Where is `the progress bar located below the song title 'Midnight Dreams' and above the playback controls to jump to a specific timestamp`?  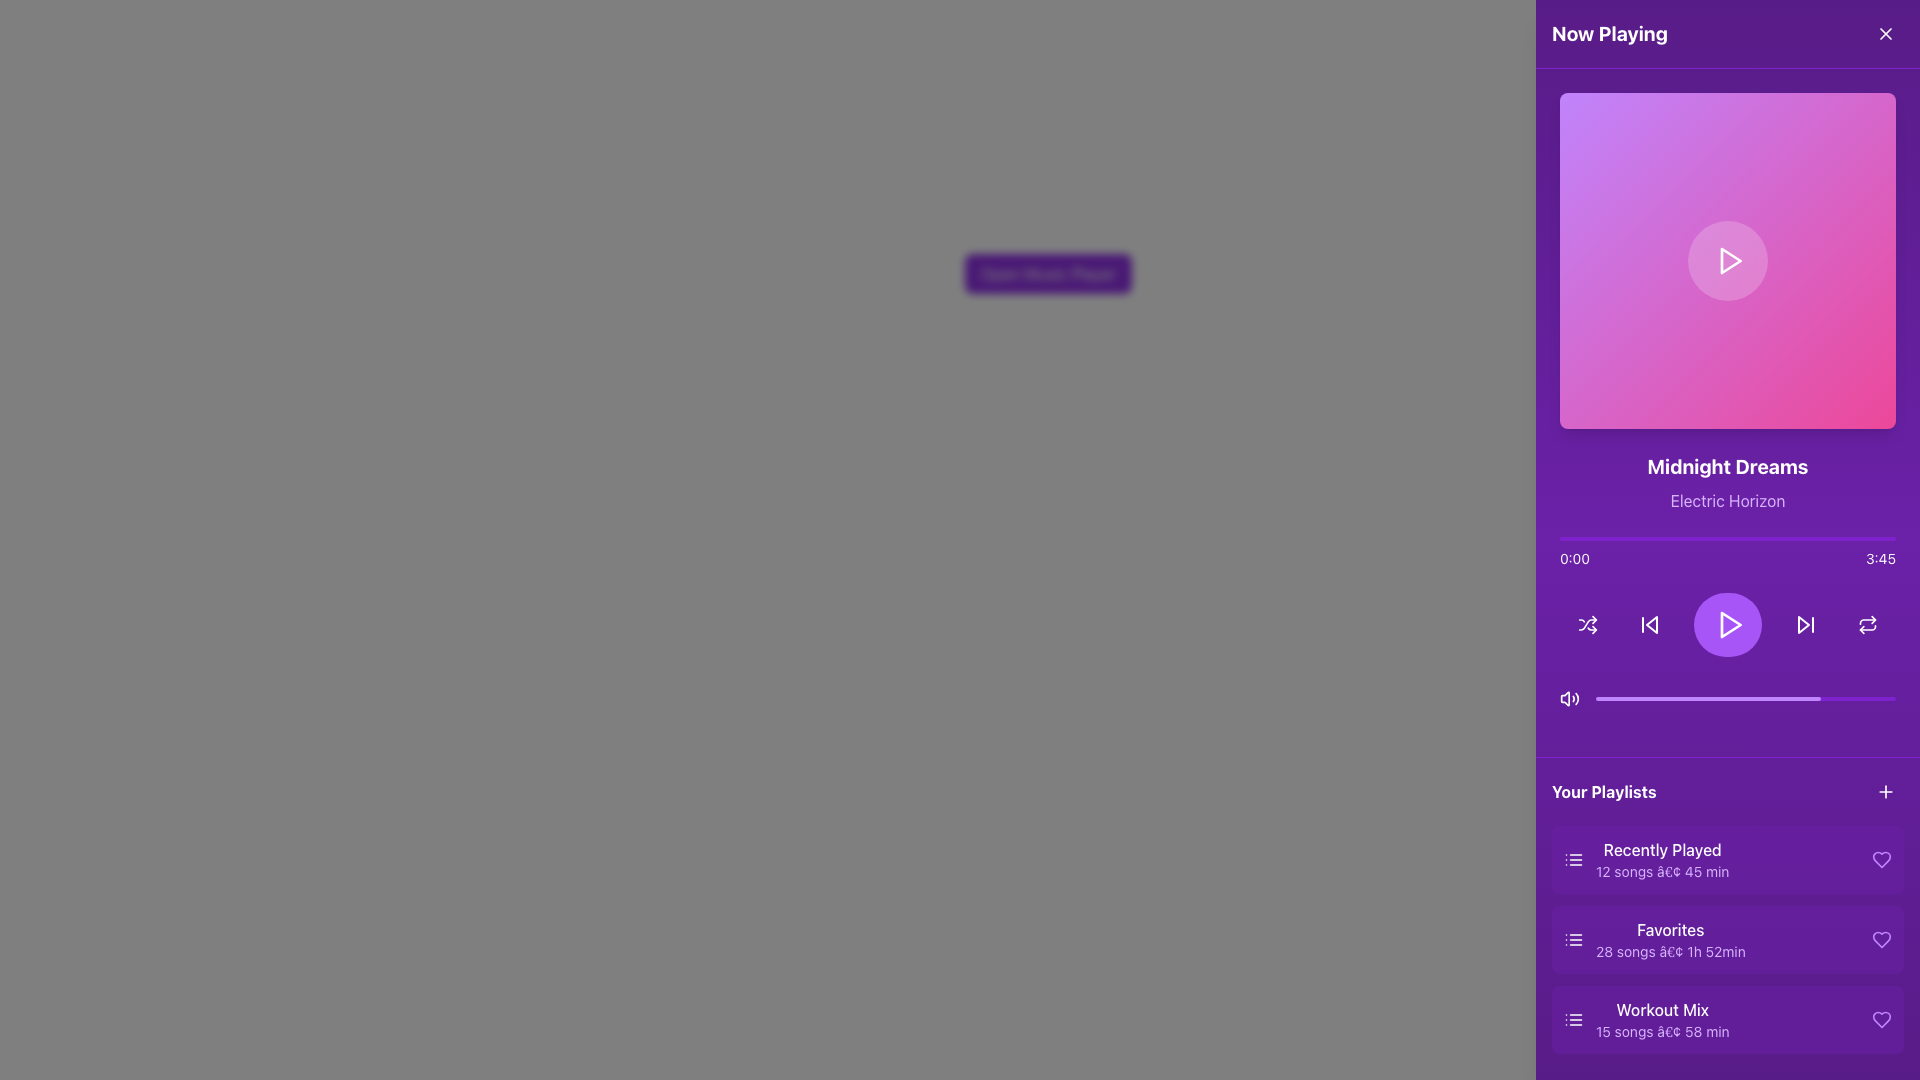 the progress bar located below the song title 'Midnight Dreams' and above the playback controls to jump to a specific timestamp is located at coordinates (1727, 538).